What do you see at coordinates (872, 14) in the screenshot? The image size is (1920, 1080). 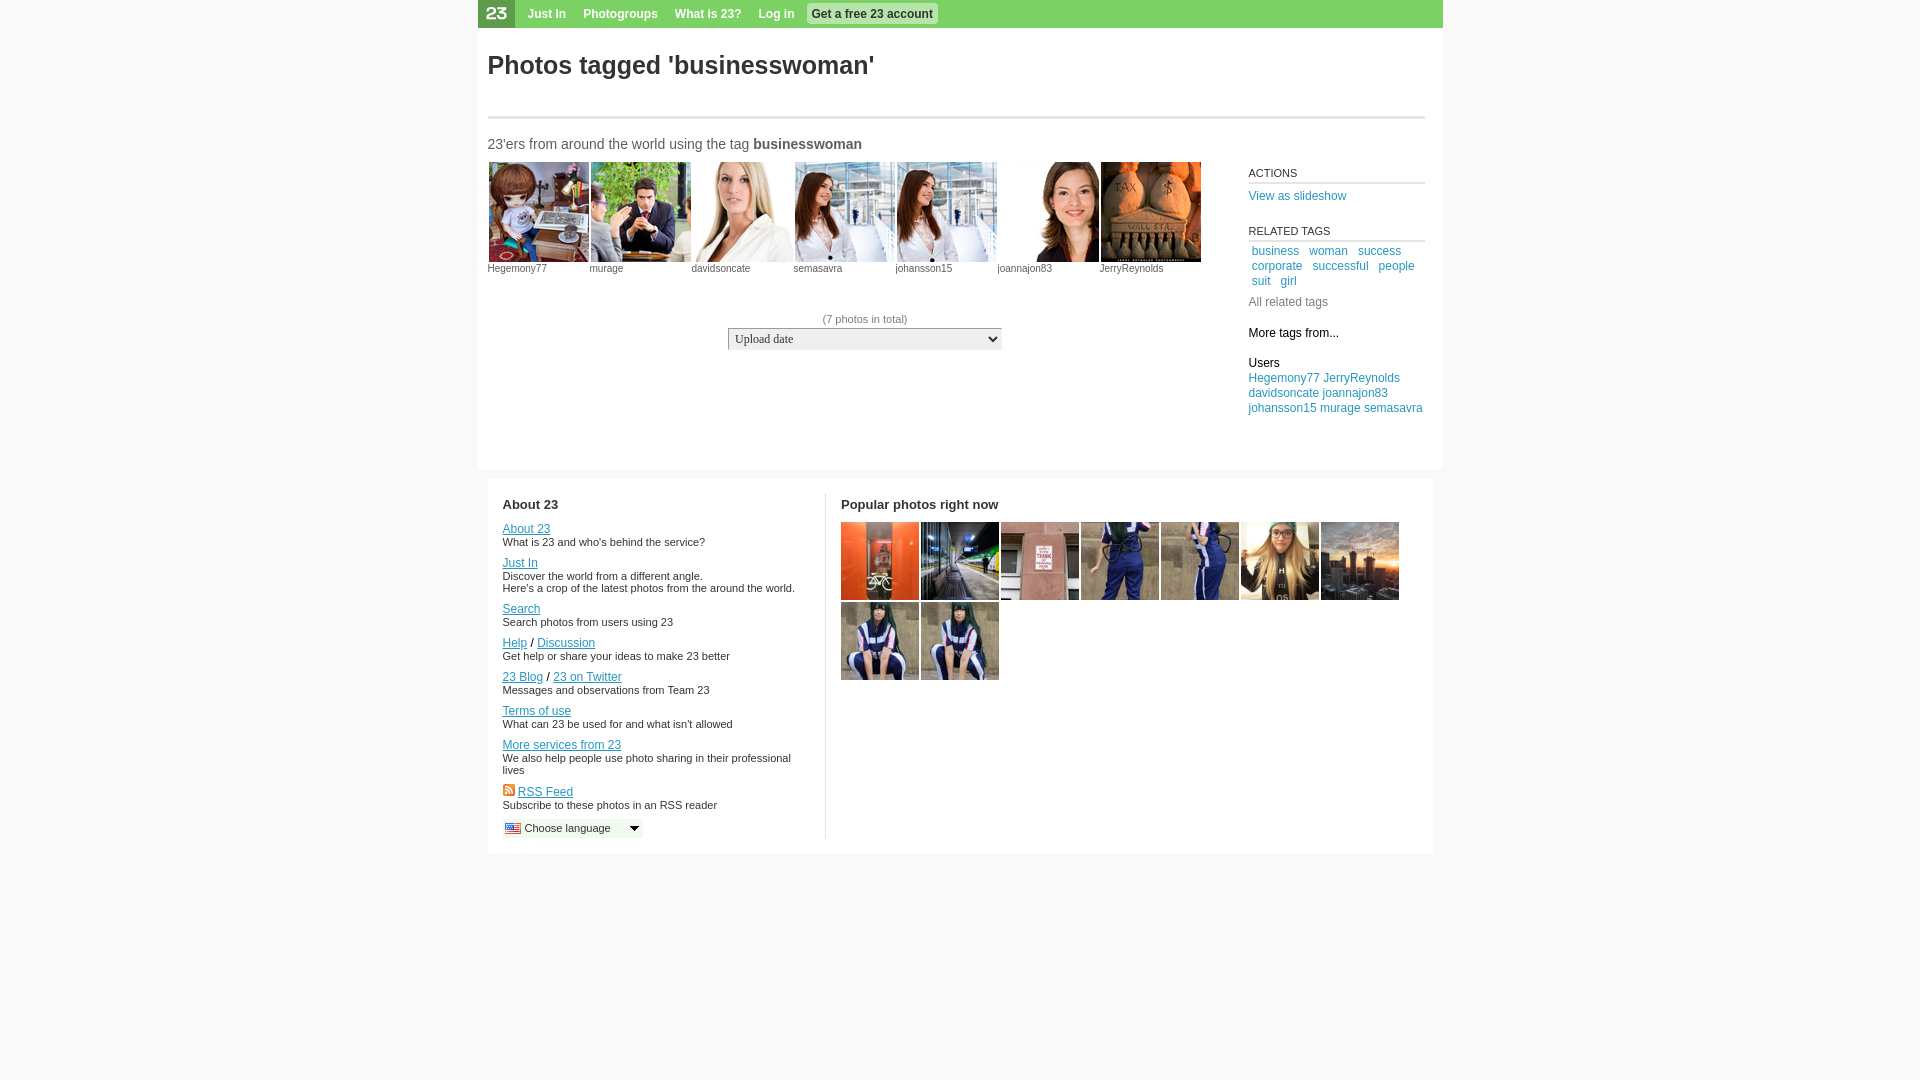 I see `'Get a free 23 account'` at bounding box center [872, 14].